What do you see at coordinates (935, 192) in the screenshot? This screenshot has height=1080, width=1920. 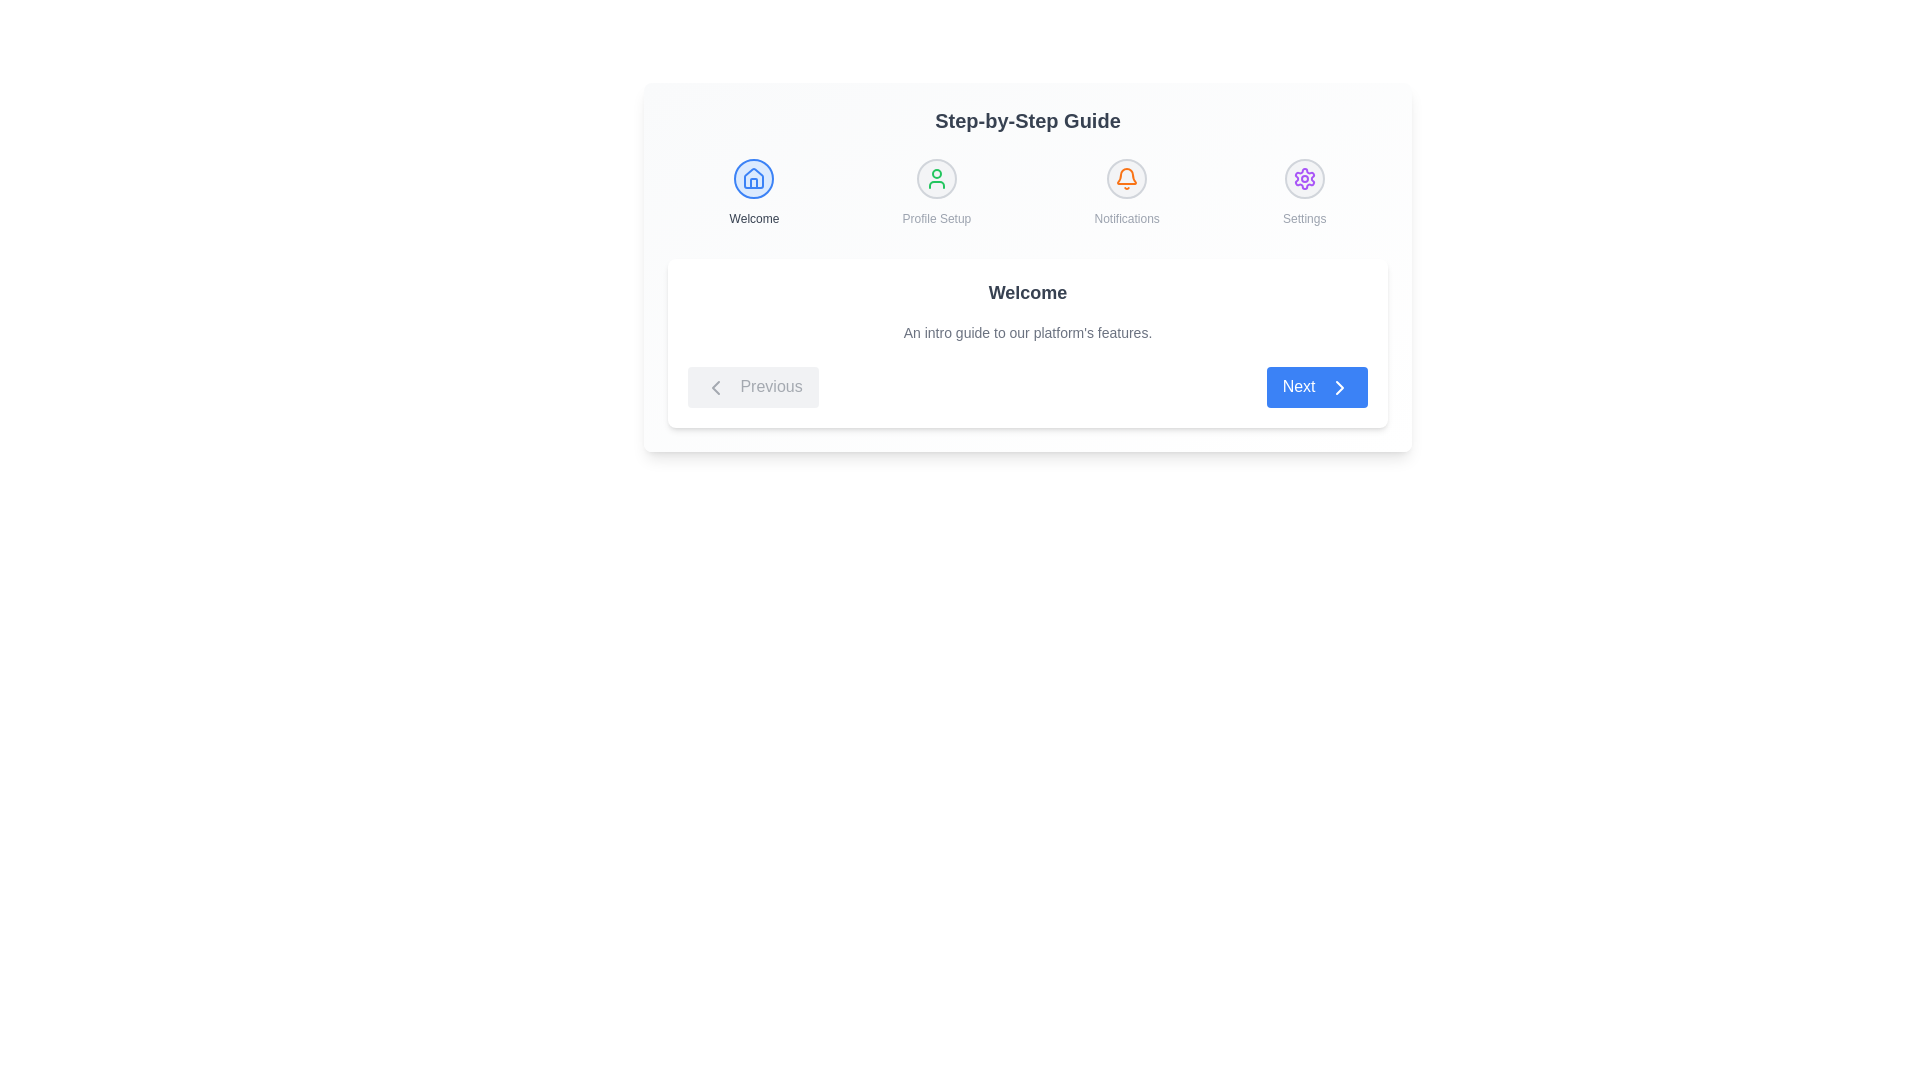 I see `the 'Profile Setup' Navigation button, which features a circular green silhouette of a person icon and is the second item in the horizontal navigation bar` at bounding box center [935, 192].